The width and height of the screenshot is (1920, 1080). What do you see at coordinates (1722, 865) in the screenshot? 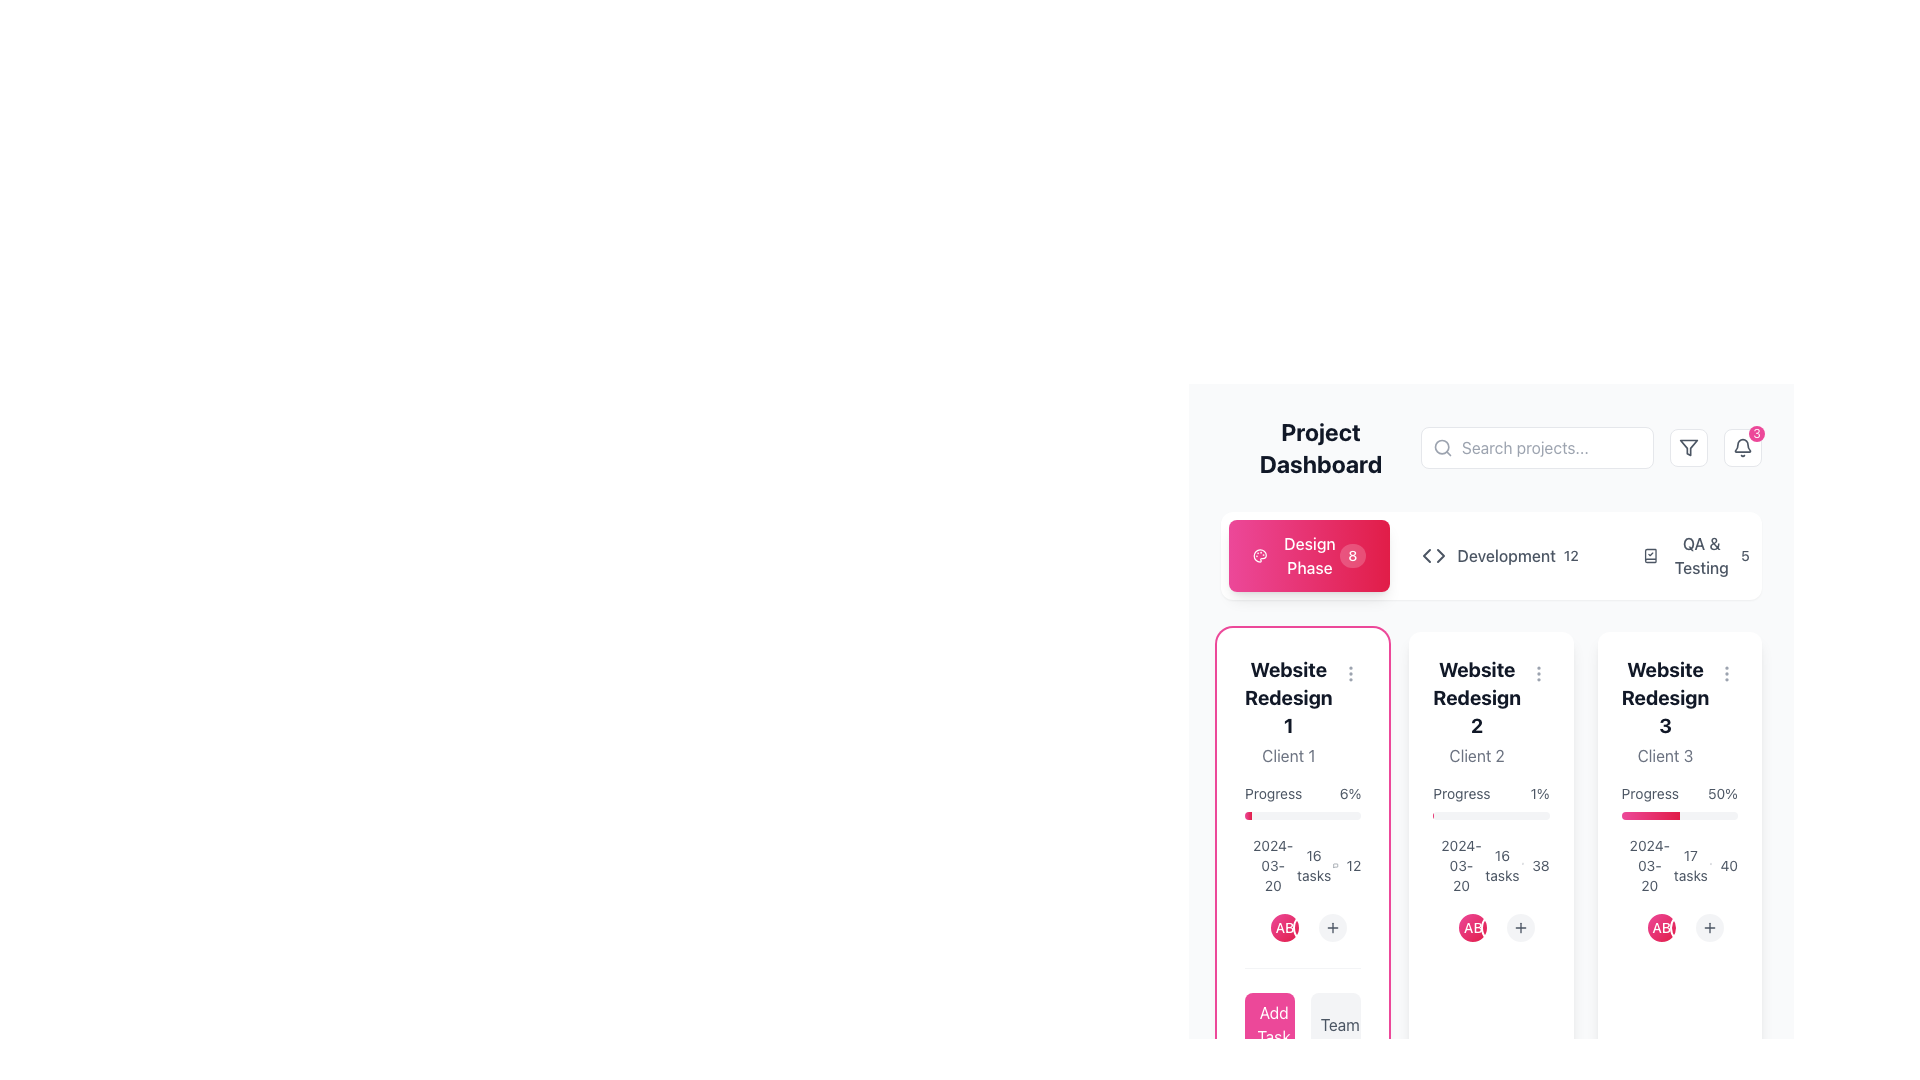
I see `the display text element showing the number '40' next to a speech bubble icon in the 'Website Redesign 3' project dashboard` at bounding box center [1722, 865].